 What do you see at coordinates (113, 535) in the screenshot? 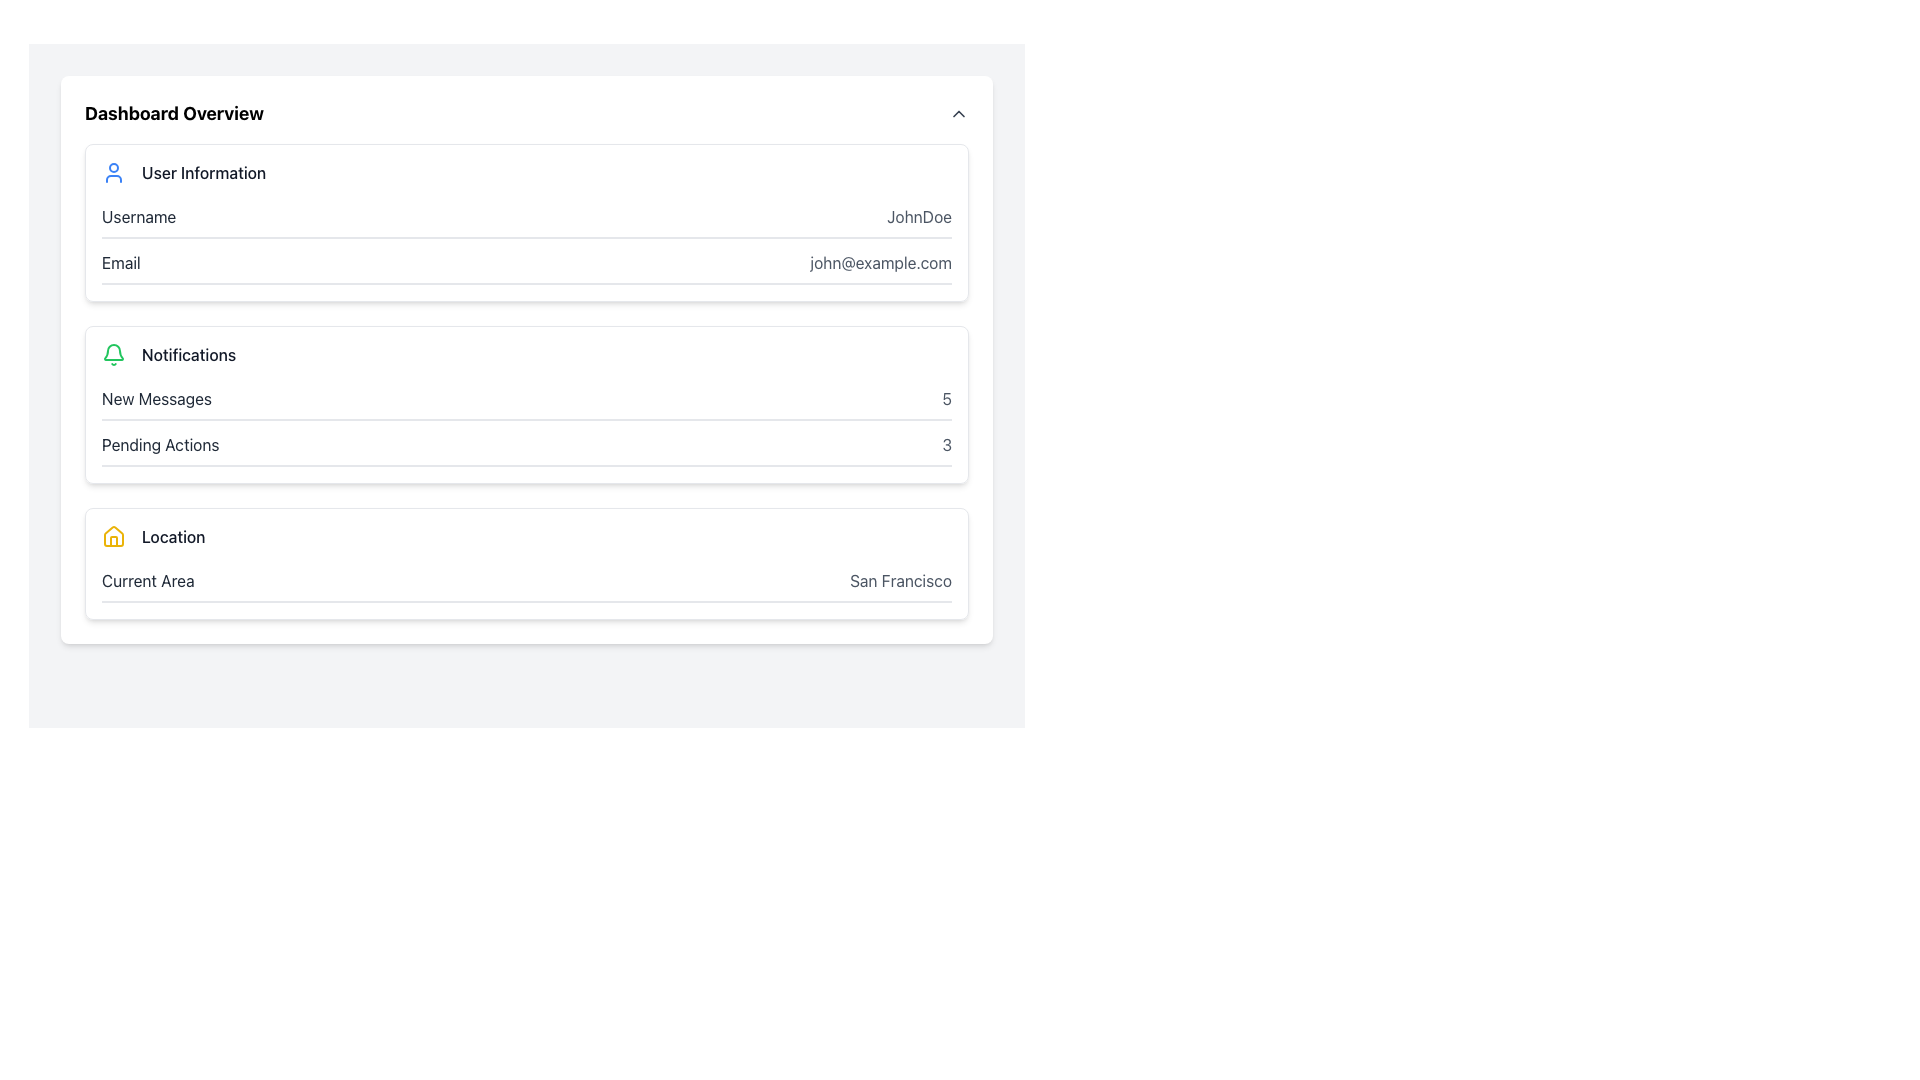
I see `the yellow house icon located next to the 'Location' label` at bounding box center [113, 535].